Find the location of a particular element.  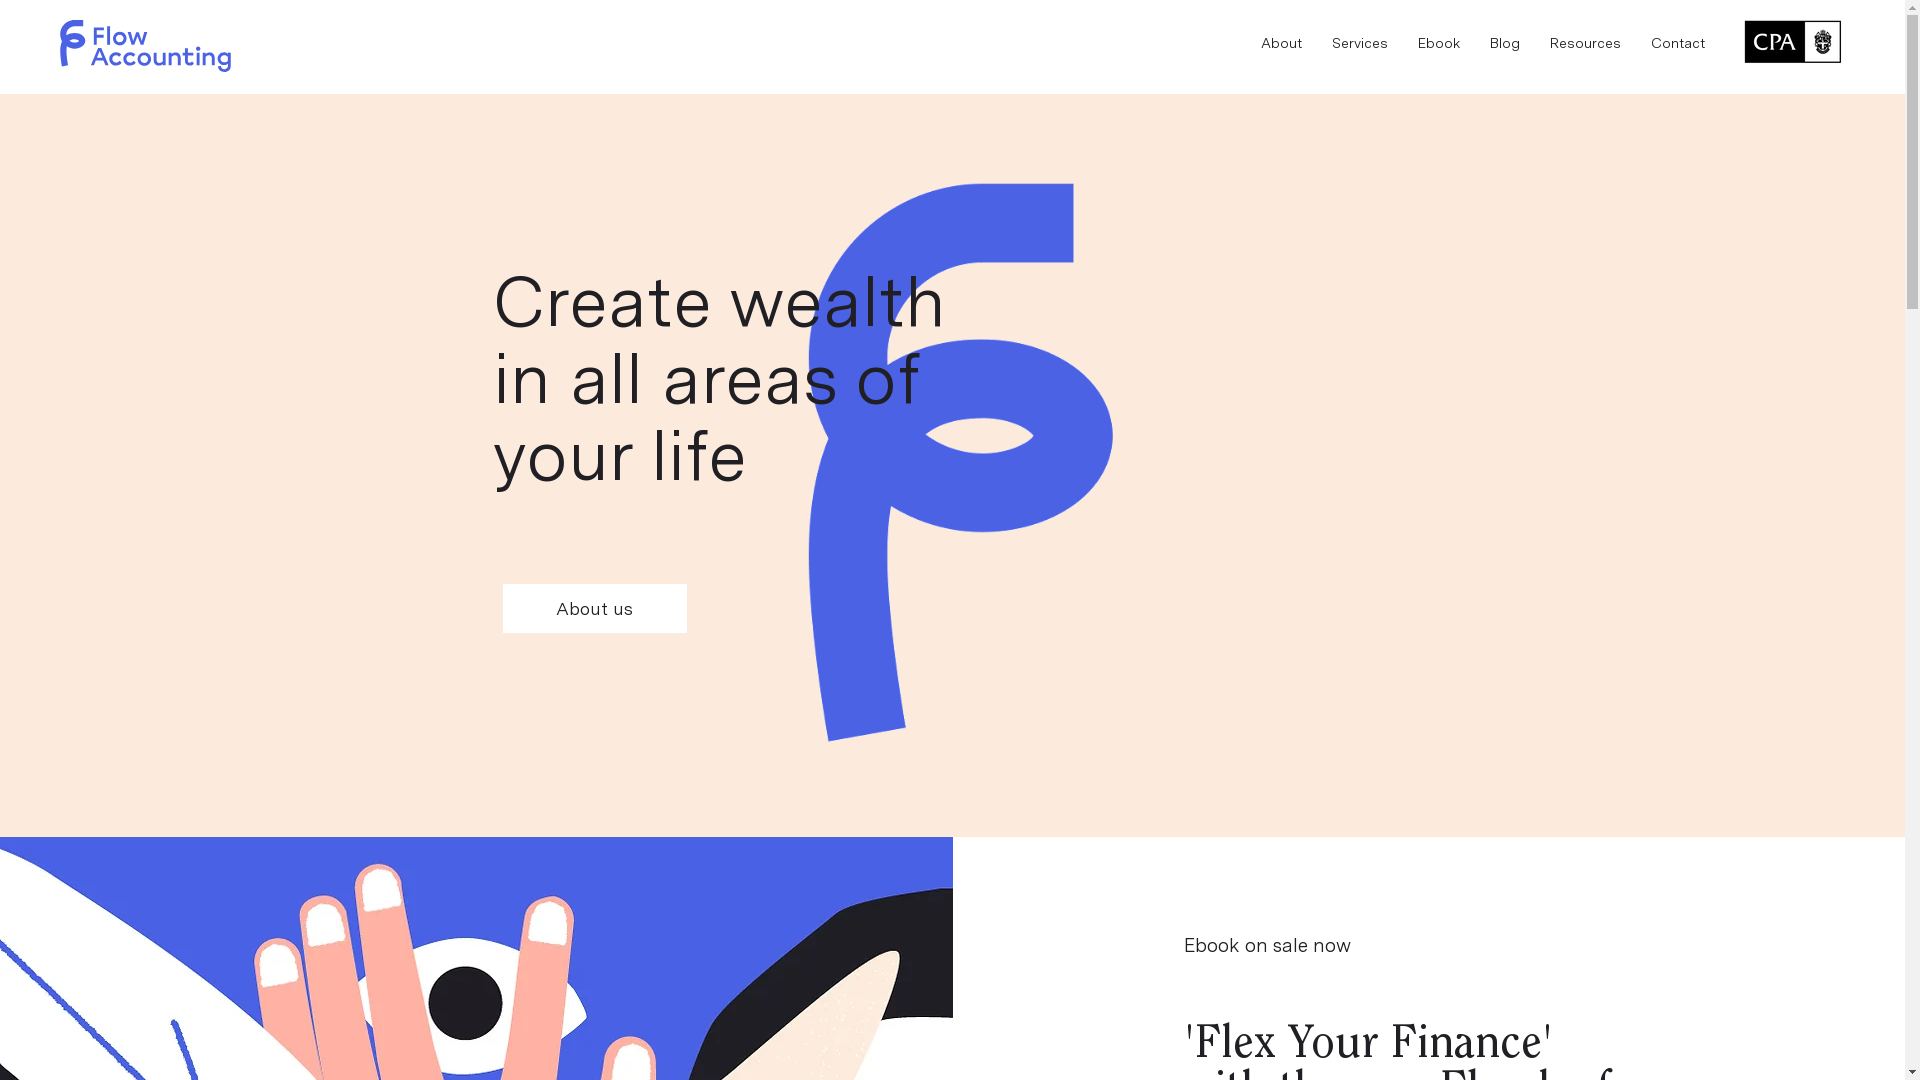

'Ebook' is located at coordinates (1438, 43).